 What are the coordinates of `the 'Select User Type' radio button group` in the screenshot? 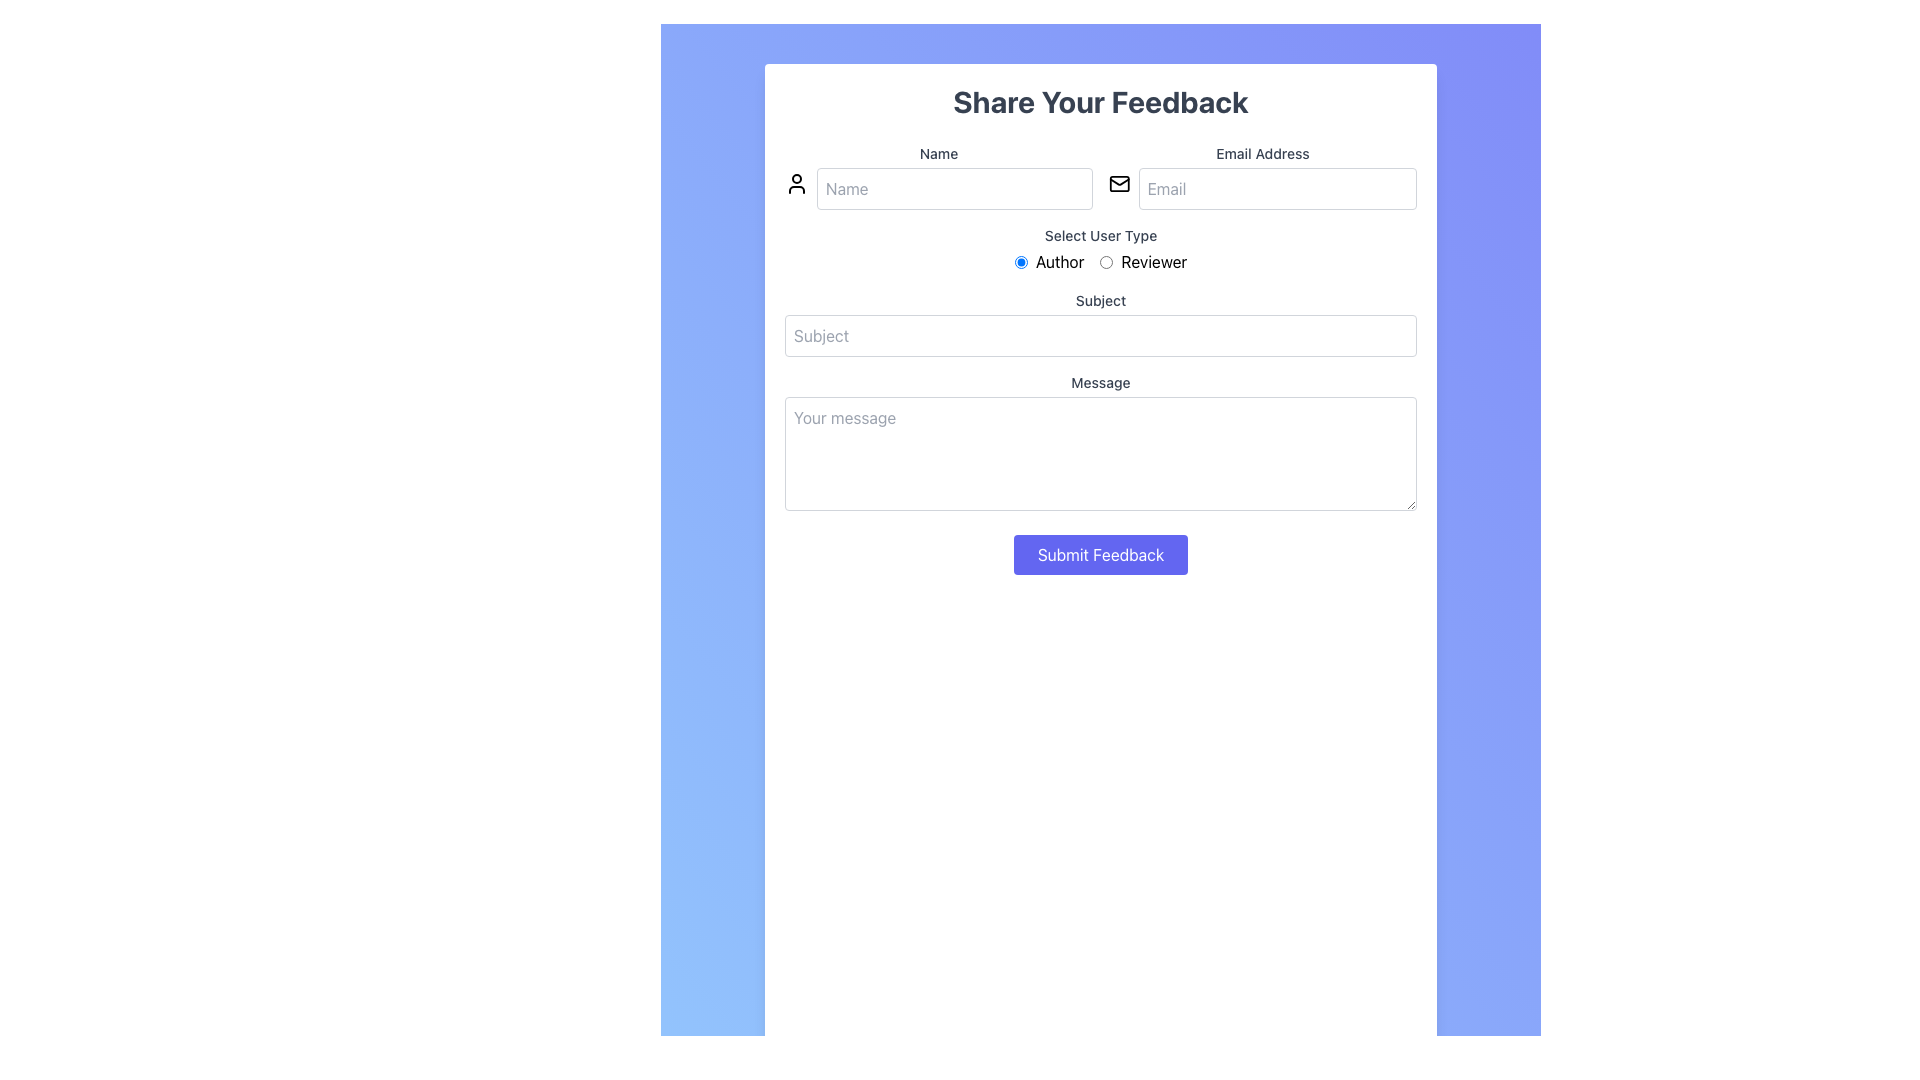 It's located at (1099, 249).